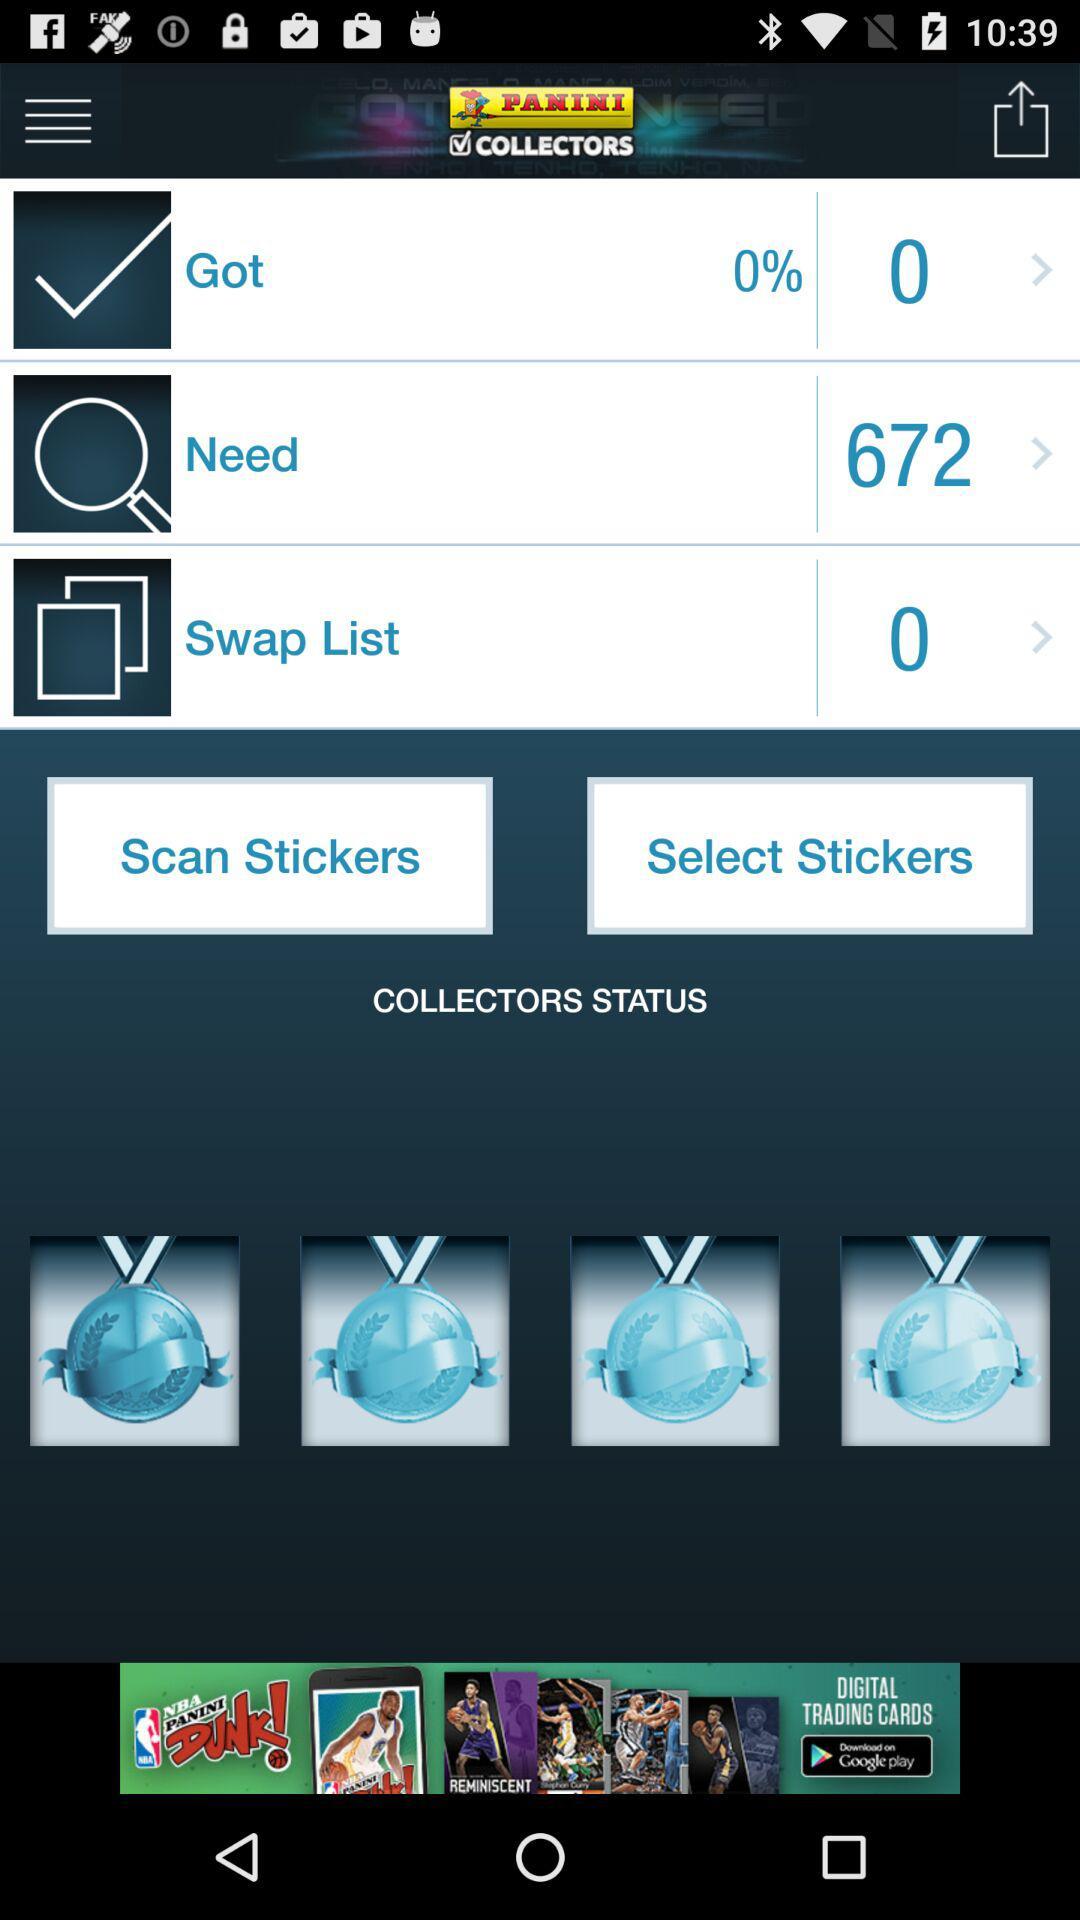 The image size is (1080, 1920). Describe the element at coordinates (135, 1340) in the screenshot. I see `the item below the collectors status` at that location.